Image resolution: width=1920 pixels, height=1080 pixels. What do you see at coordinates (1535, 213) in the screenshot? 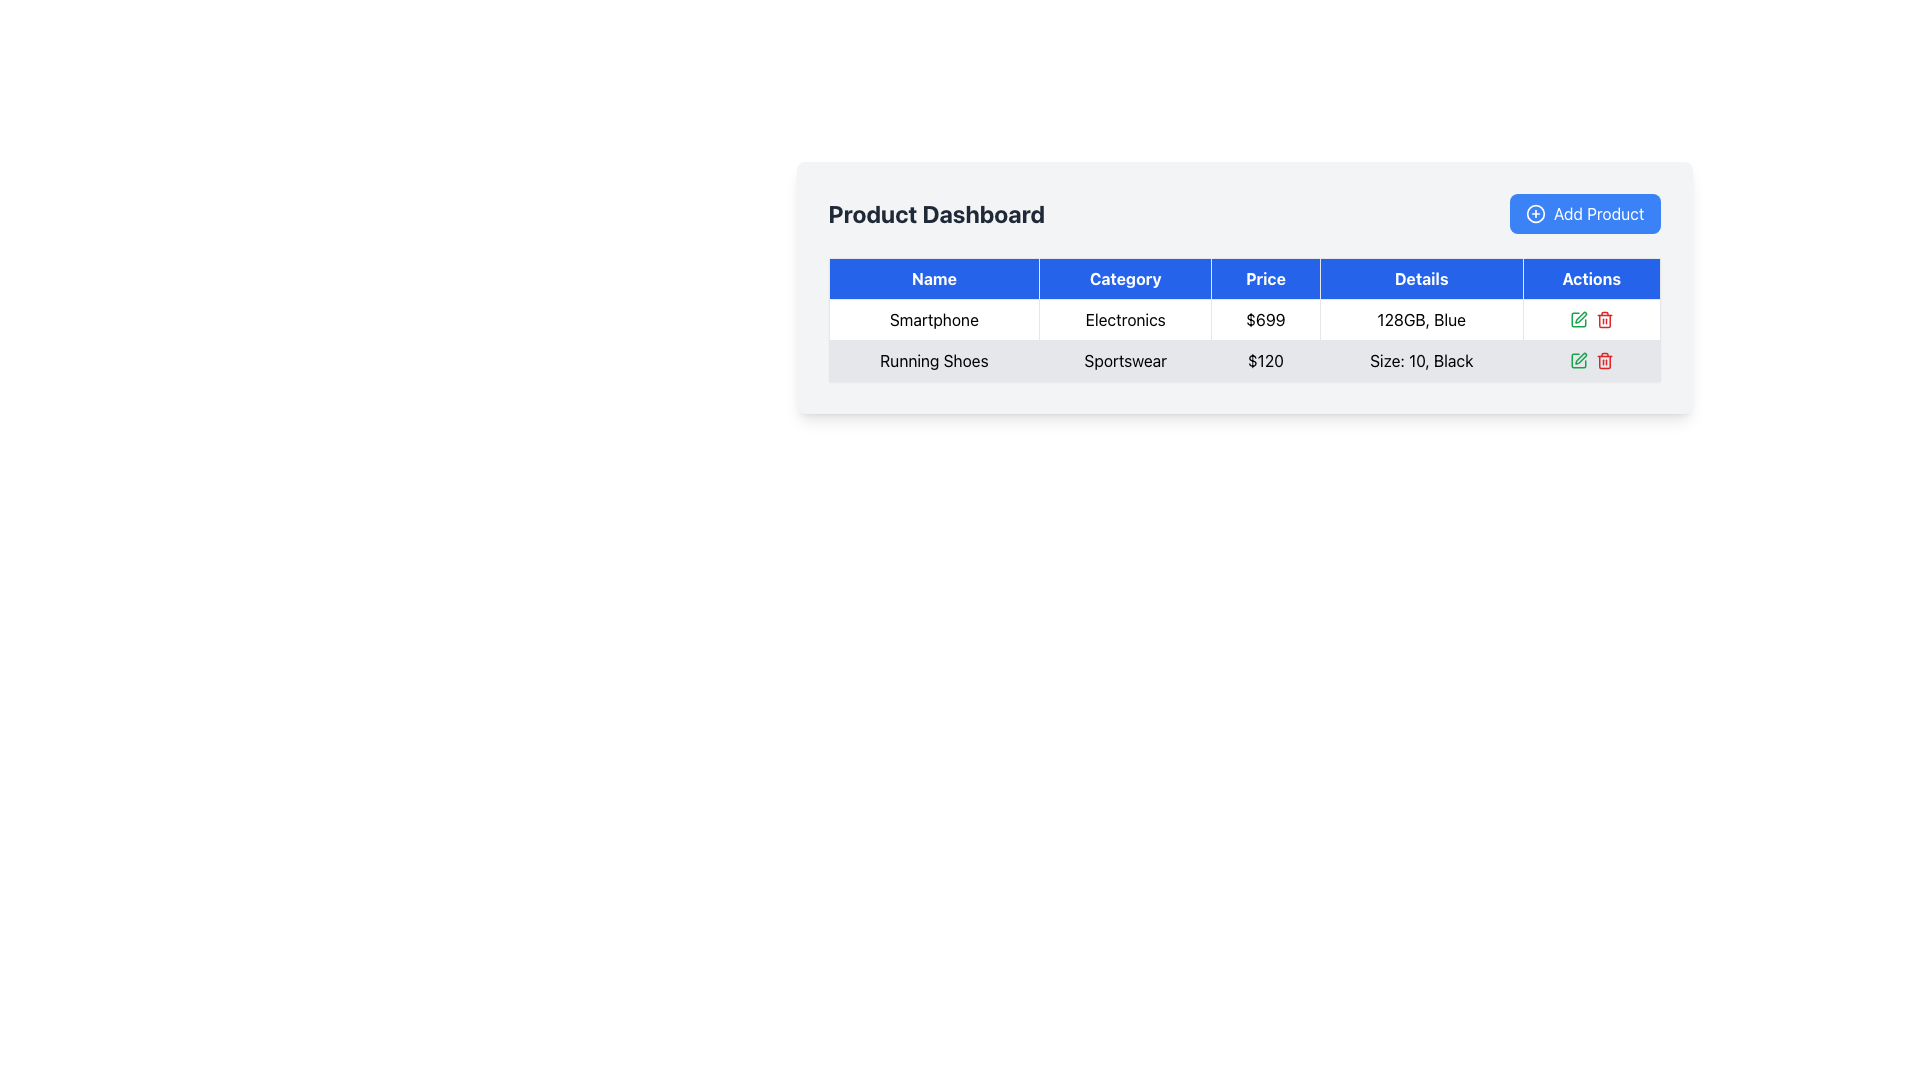
I see `the 'Add Product' button which features a circular white graphic outline within a blue button located at the top-right corner of the interface` at bounding box center [1535, 213].